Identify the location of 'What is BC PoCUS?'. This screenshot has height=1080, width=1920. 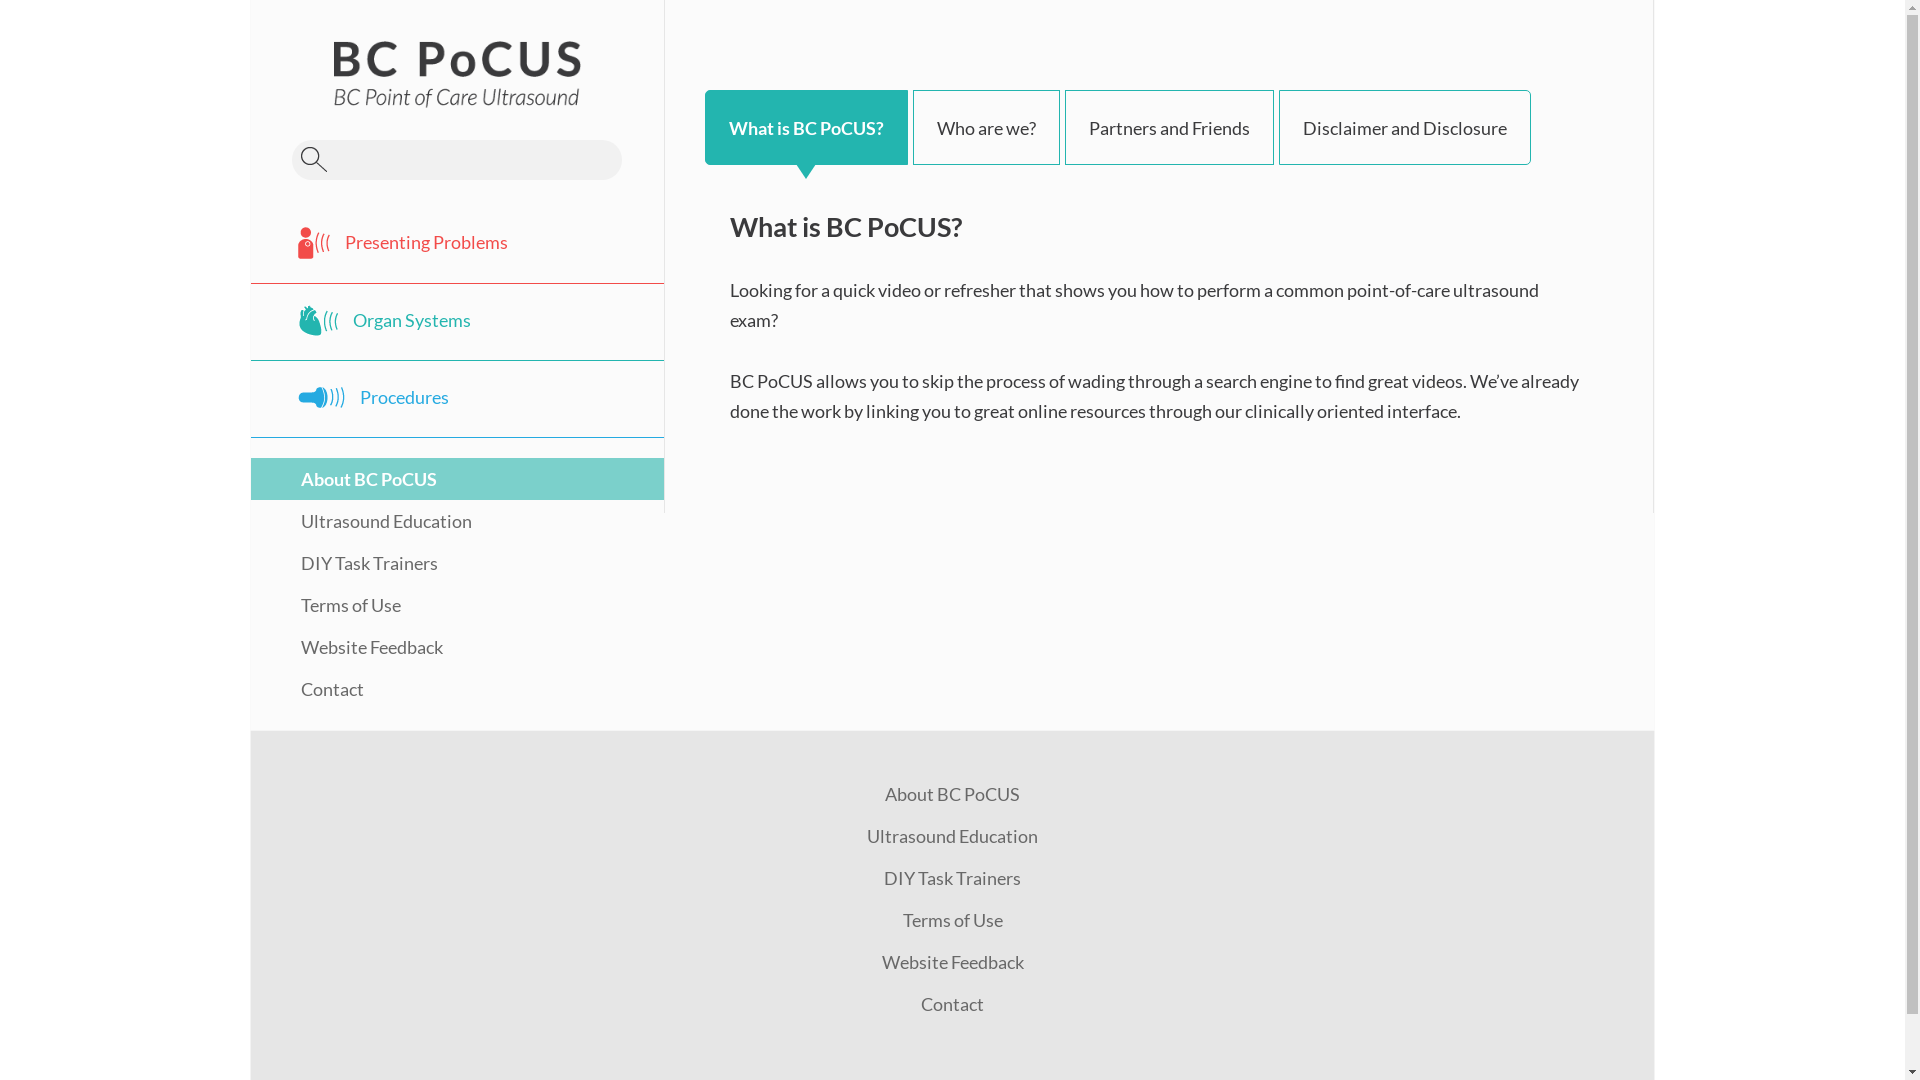
(806, 127).